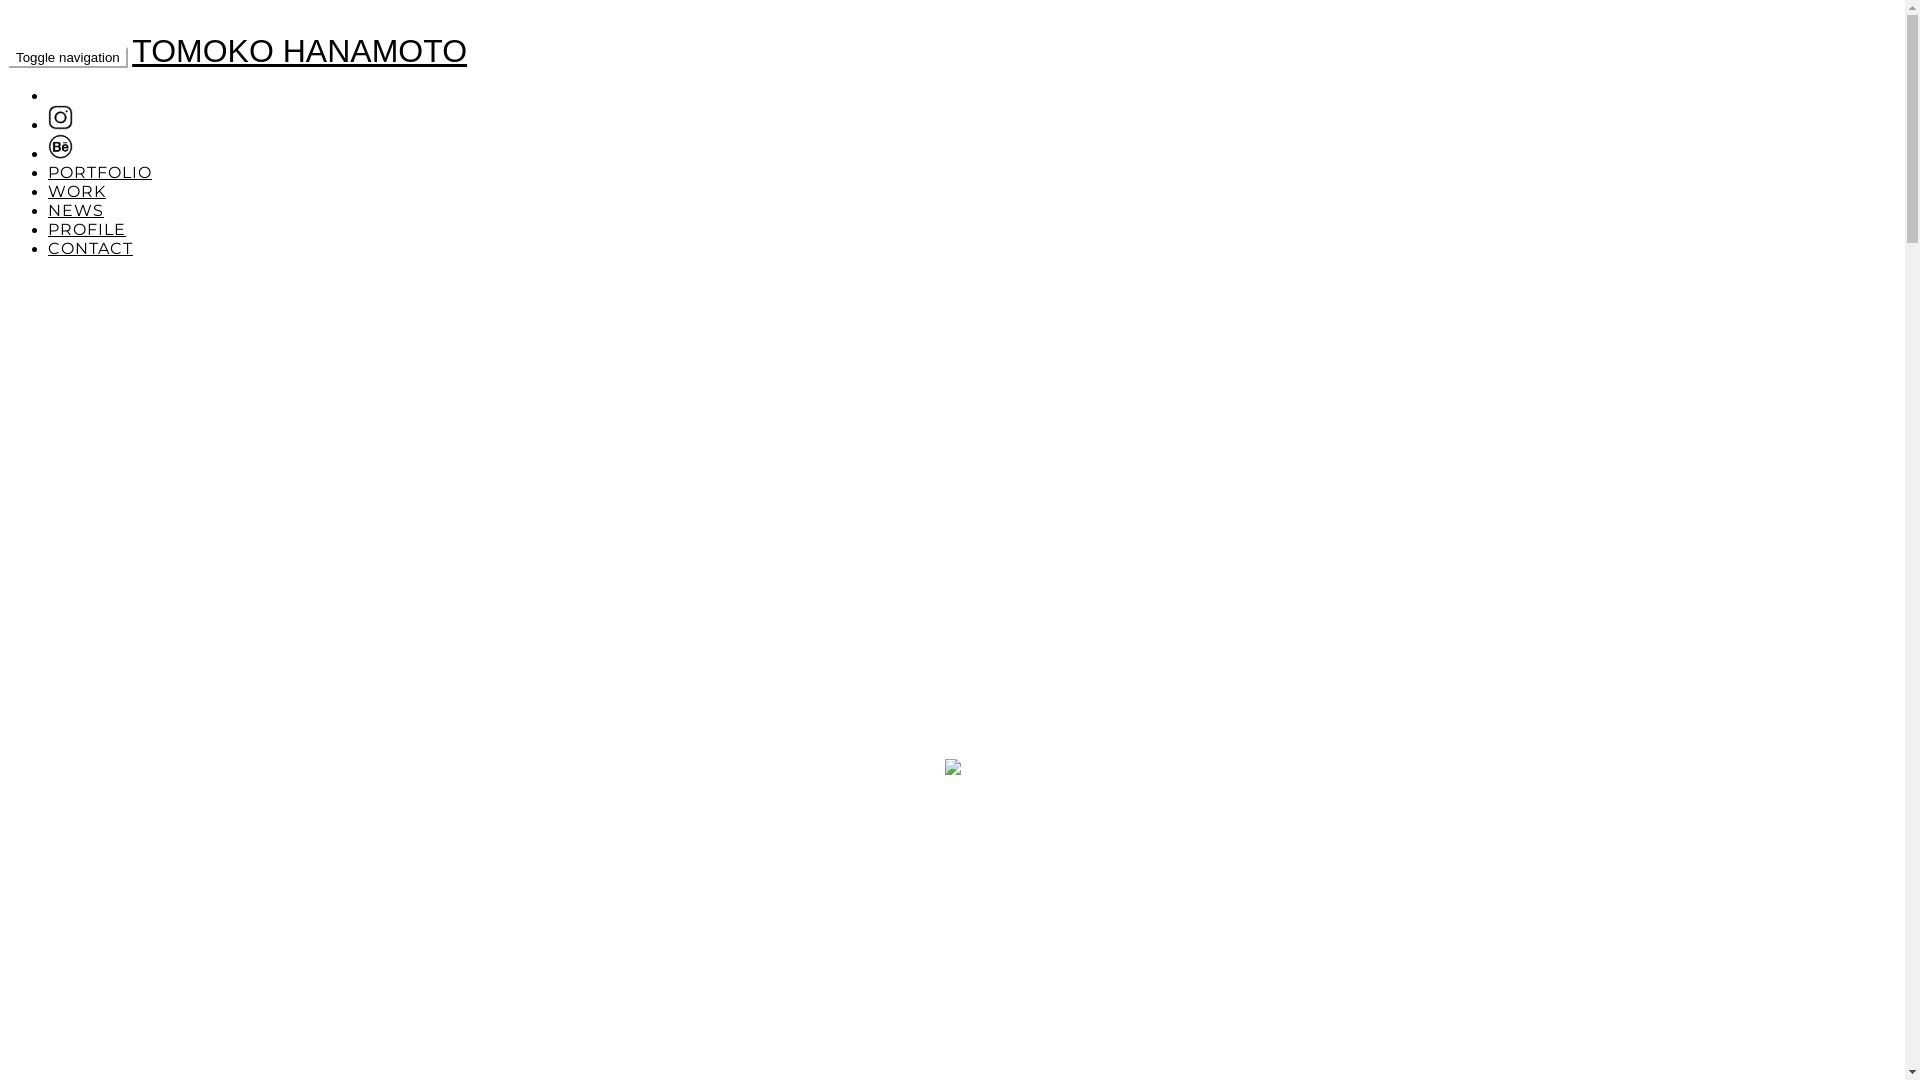 This screenshot has width=1920, height=1080. What do you see at coordinates (89, 247) in the screenshot?
I see `'CONTACT'` at bounding box center [89, 247].